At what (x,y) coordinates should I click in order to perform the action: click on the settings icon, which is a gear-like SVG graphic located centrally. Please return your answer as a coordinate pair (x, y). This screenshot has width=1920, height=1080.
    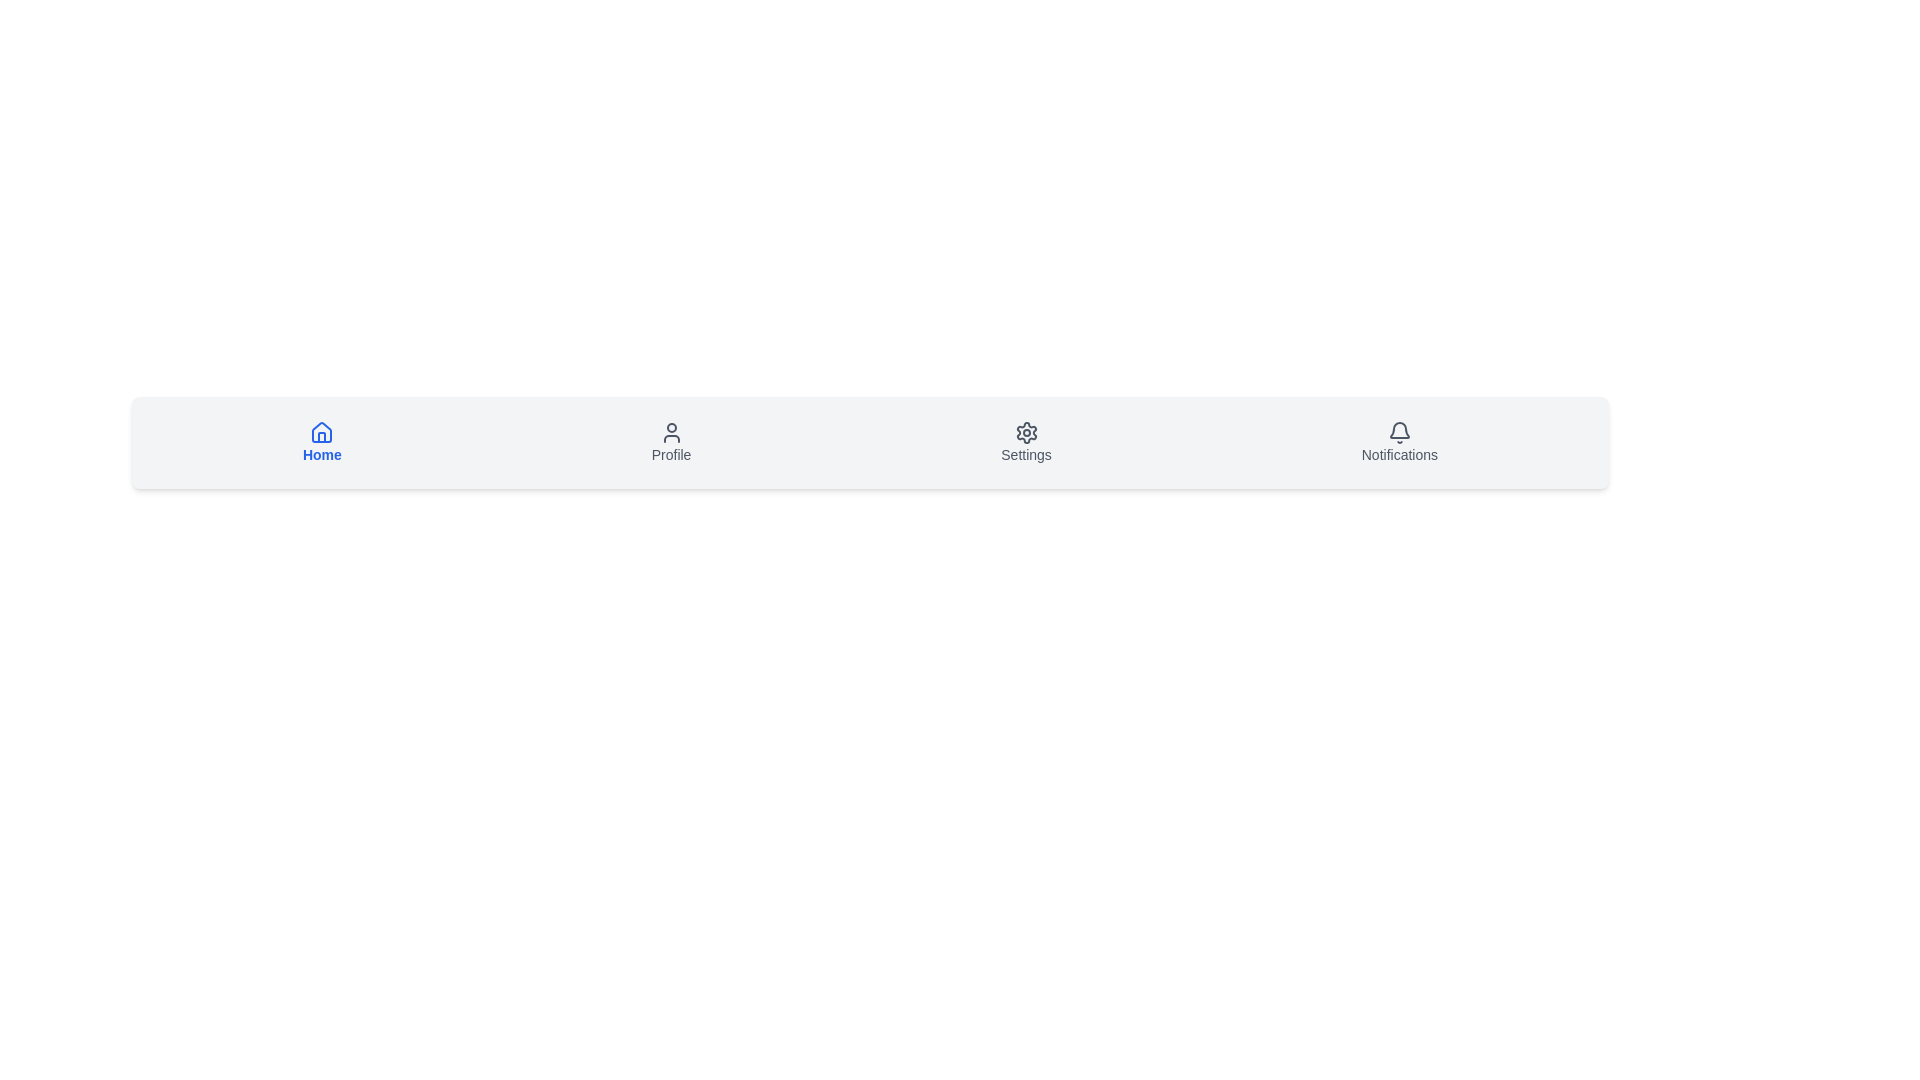
    Looking at the image, I should click on (1026, 431).